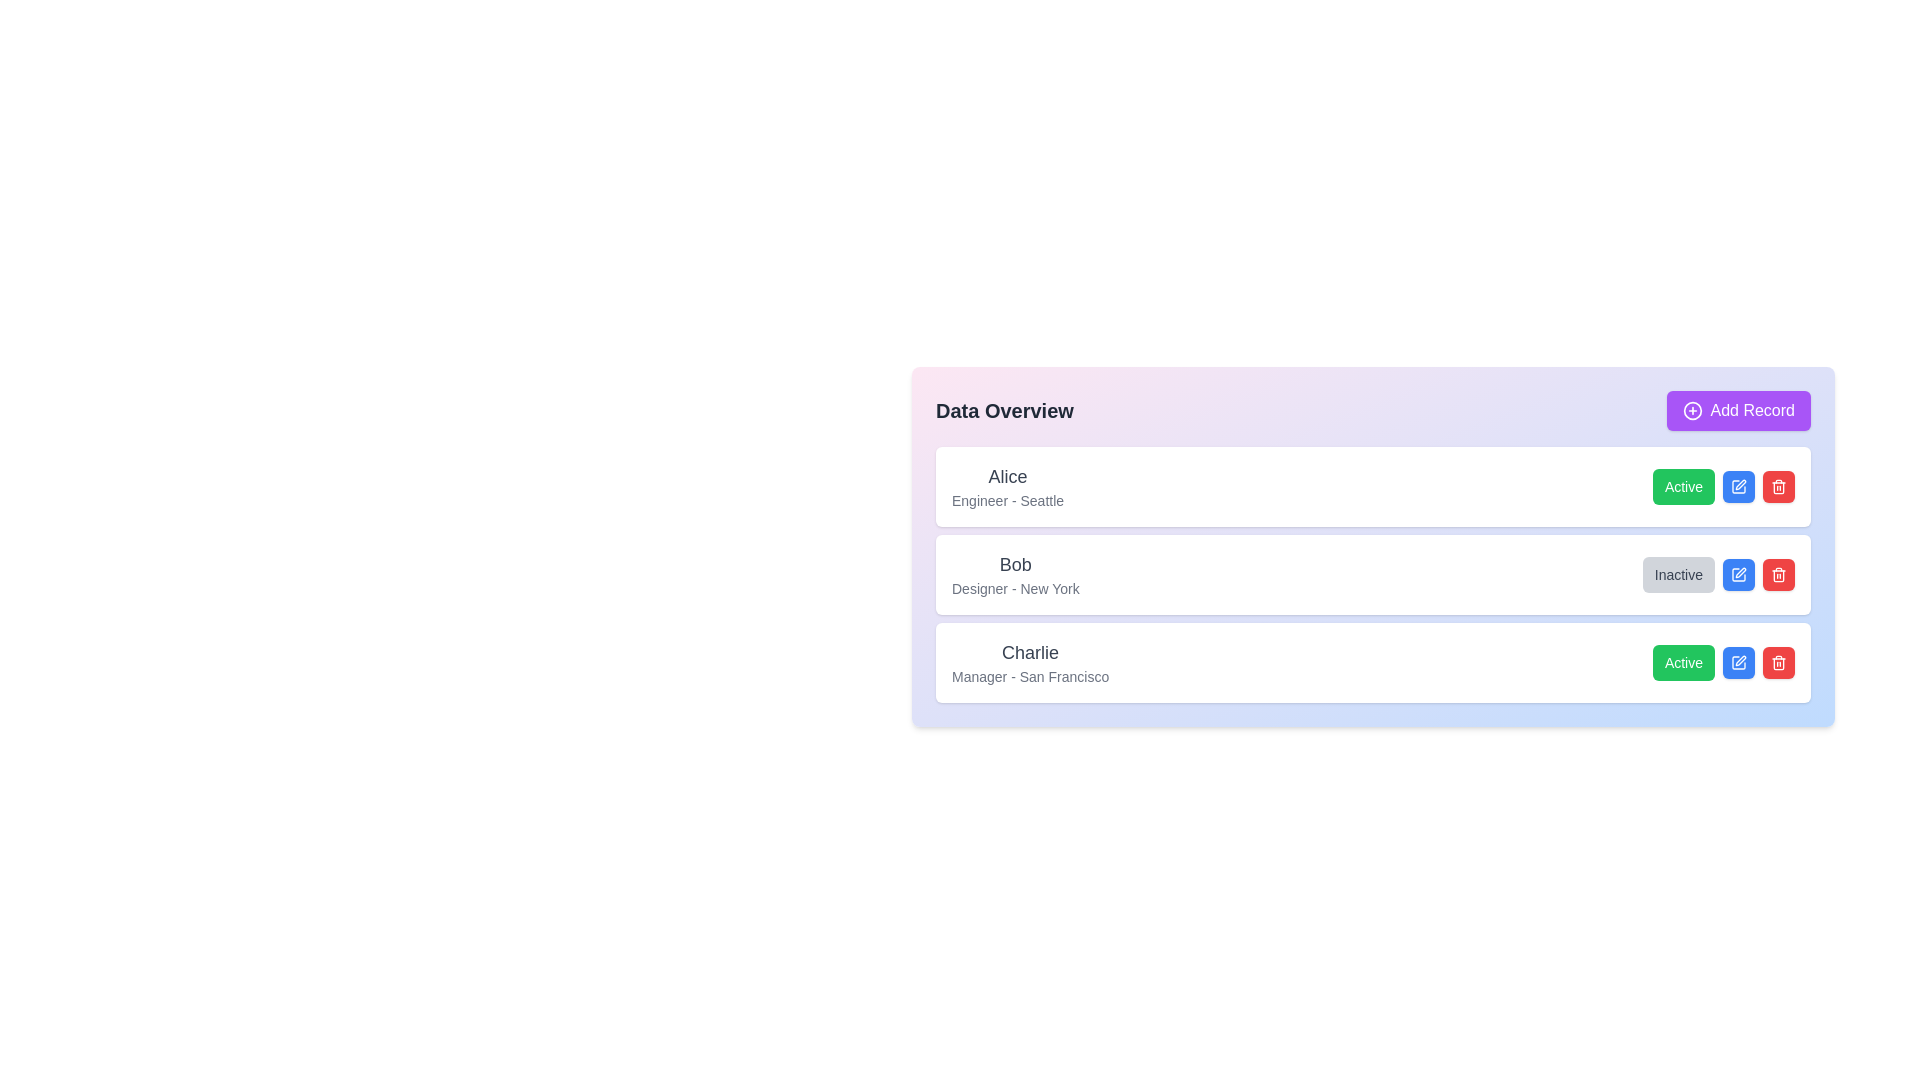  Describe the element at coordinates (1683, 486) in the screenshot. I see `the 'Active' button, which is a rectangular button with white text on a green background located in the top row adjacent to 'Edit' and 'Delete' buttons for the user 'Bob'` at that location.